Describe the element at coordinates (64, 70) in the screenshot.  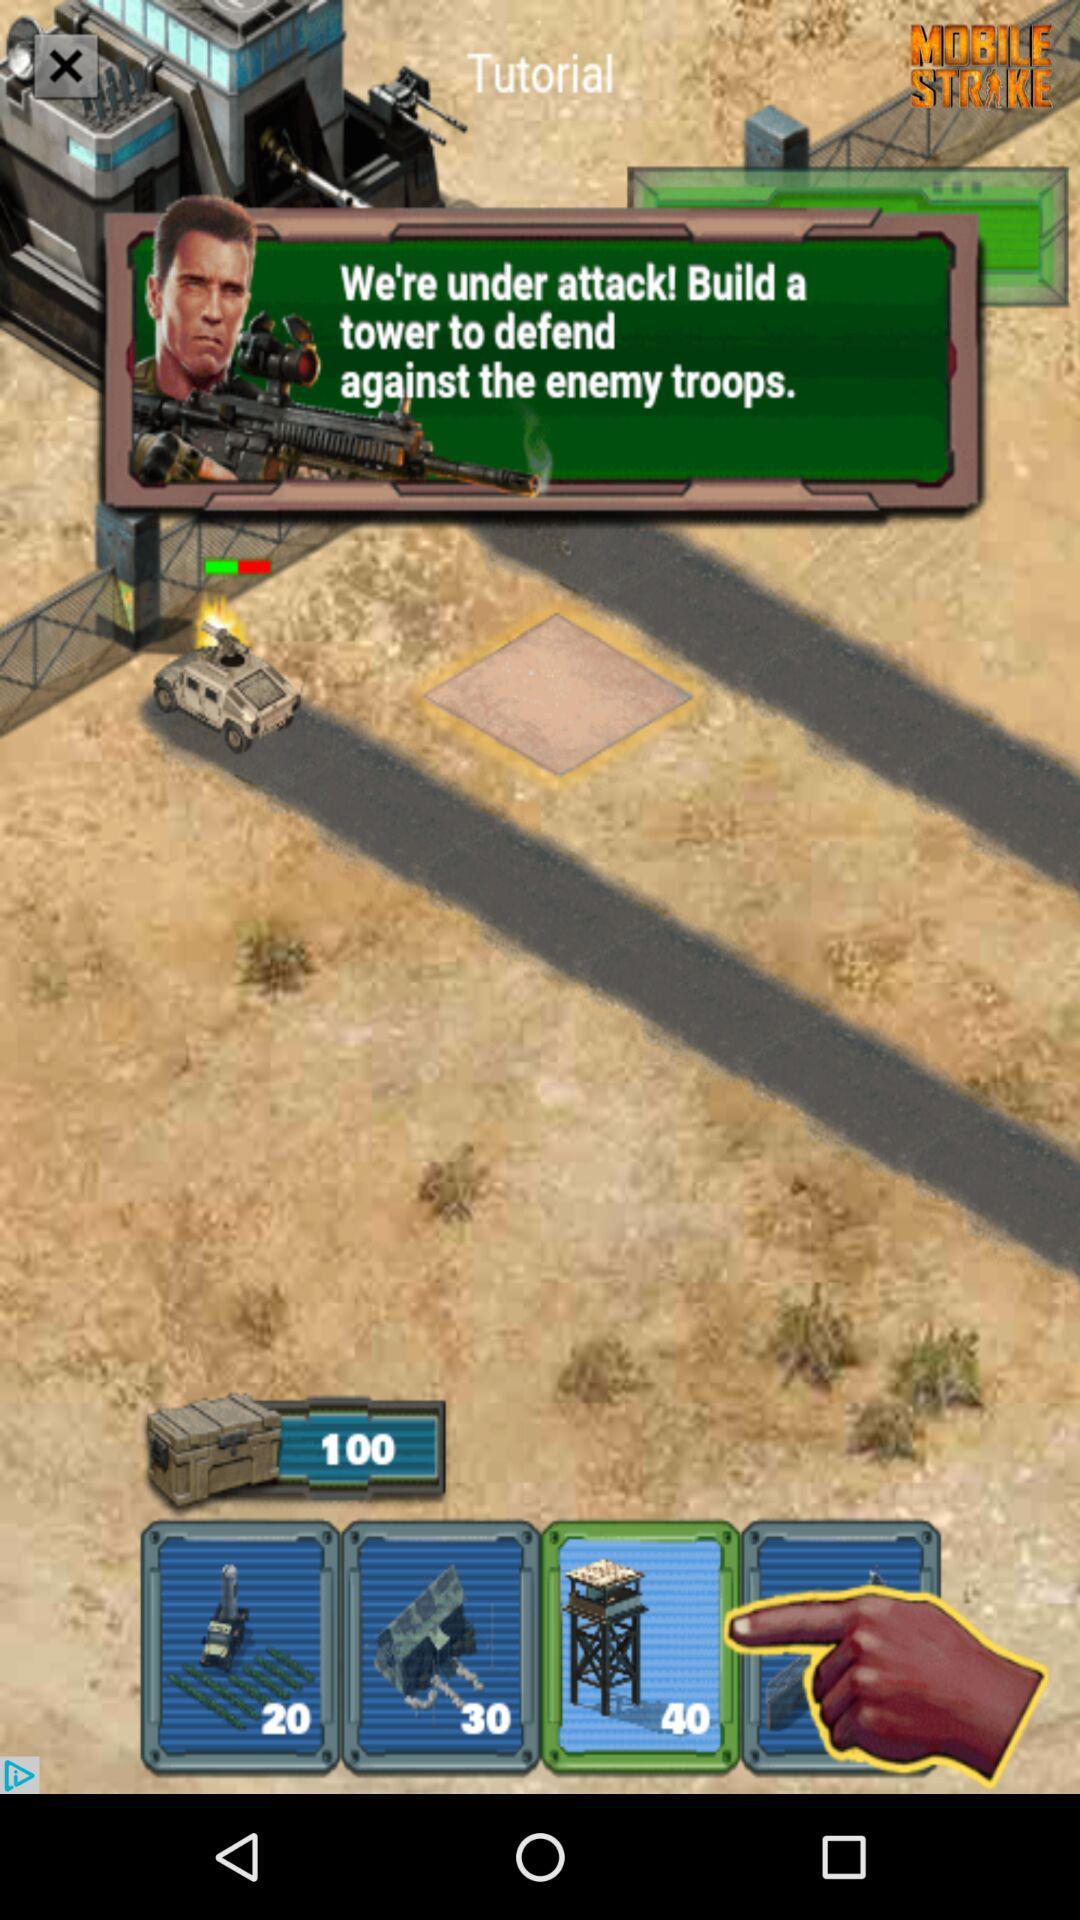
I see `the close icon` at that location.